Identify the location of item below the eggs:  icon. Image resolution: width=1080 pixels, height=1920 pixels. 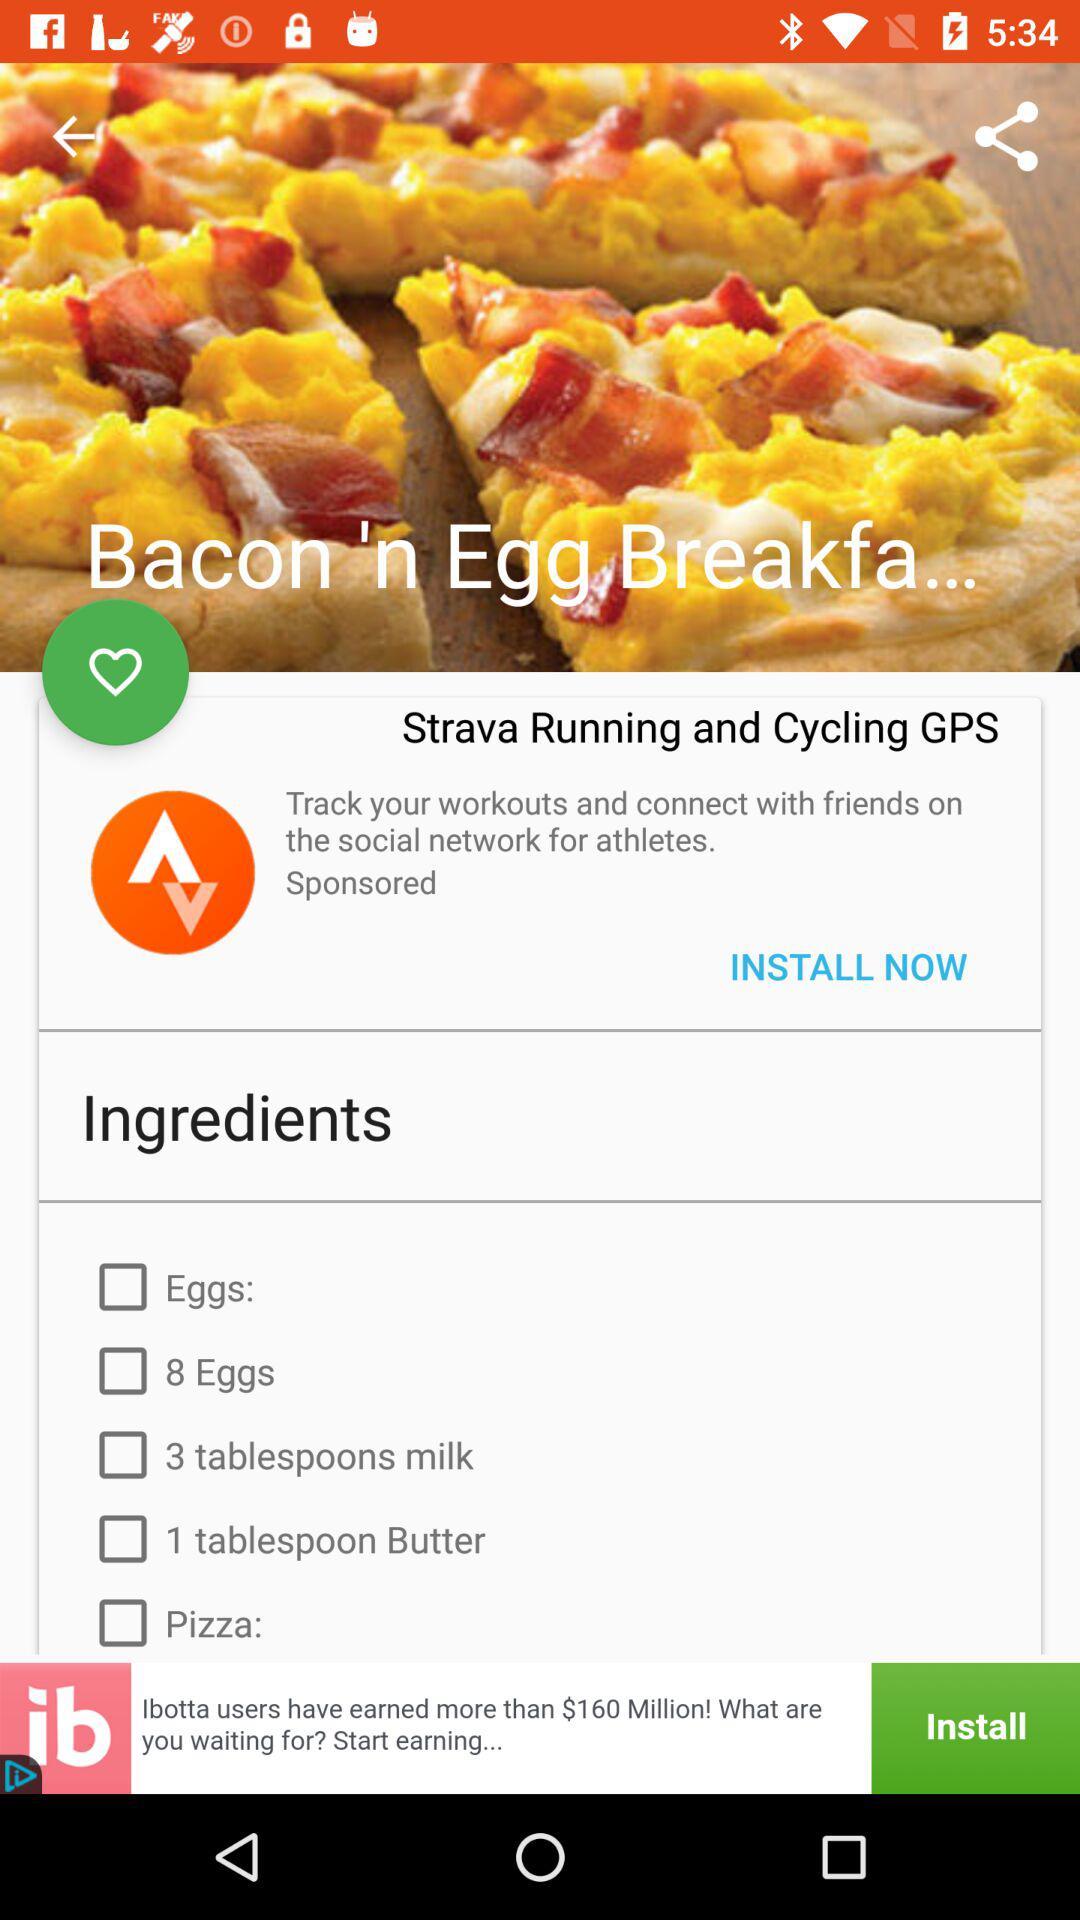
(540, 1370).